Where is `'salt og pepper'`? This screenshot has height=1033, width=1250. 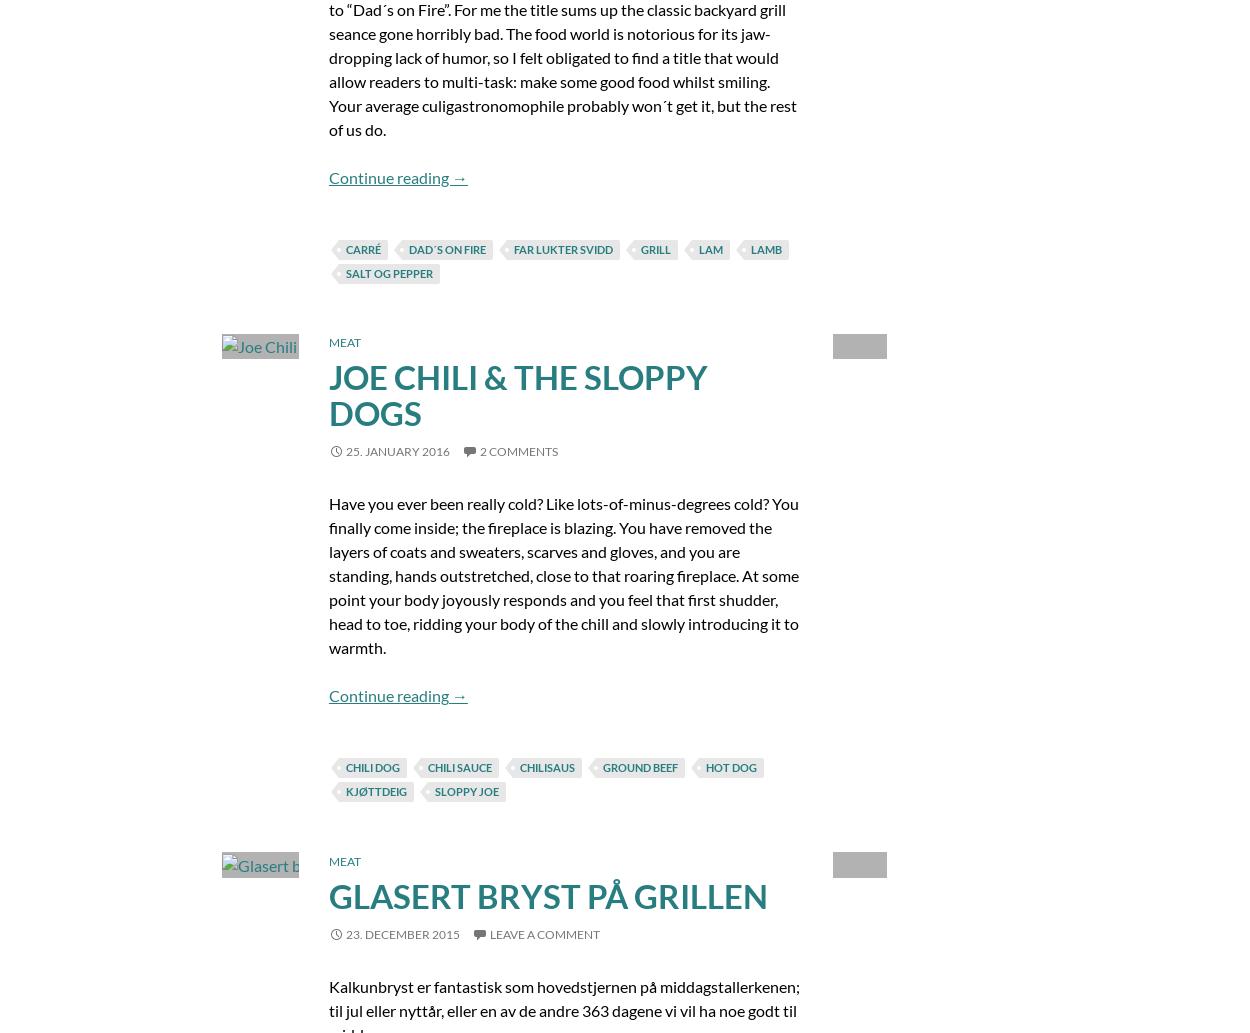 'salt og pepper' is located at coordinates (388, 271).